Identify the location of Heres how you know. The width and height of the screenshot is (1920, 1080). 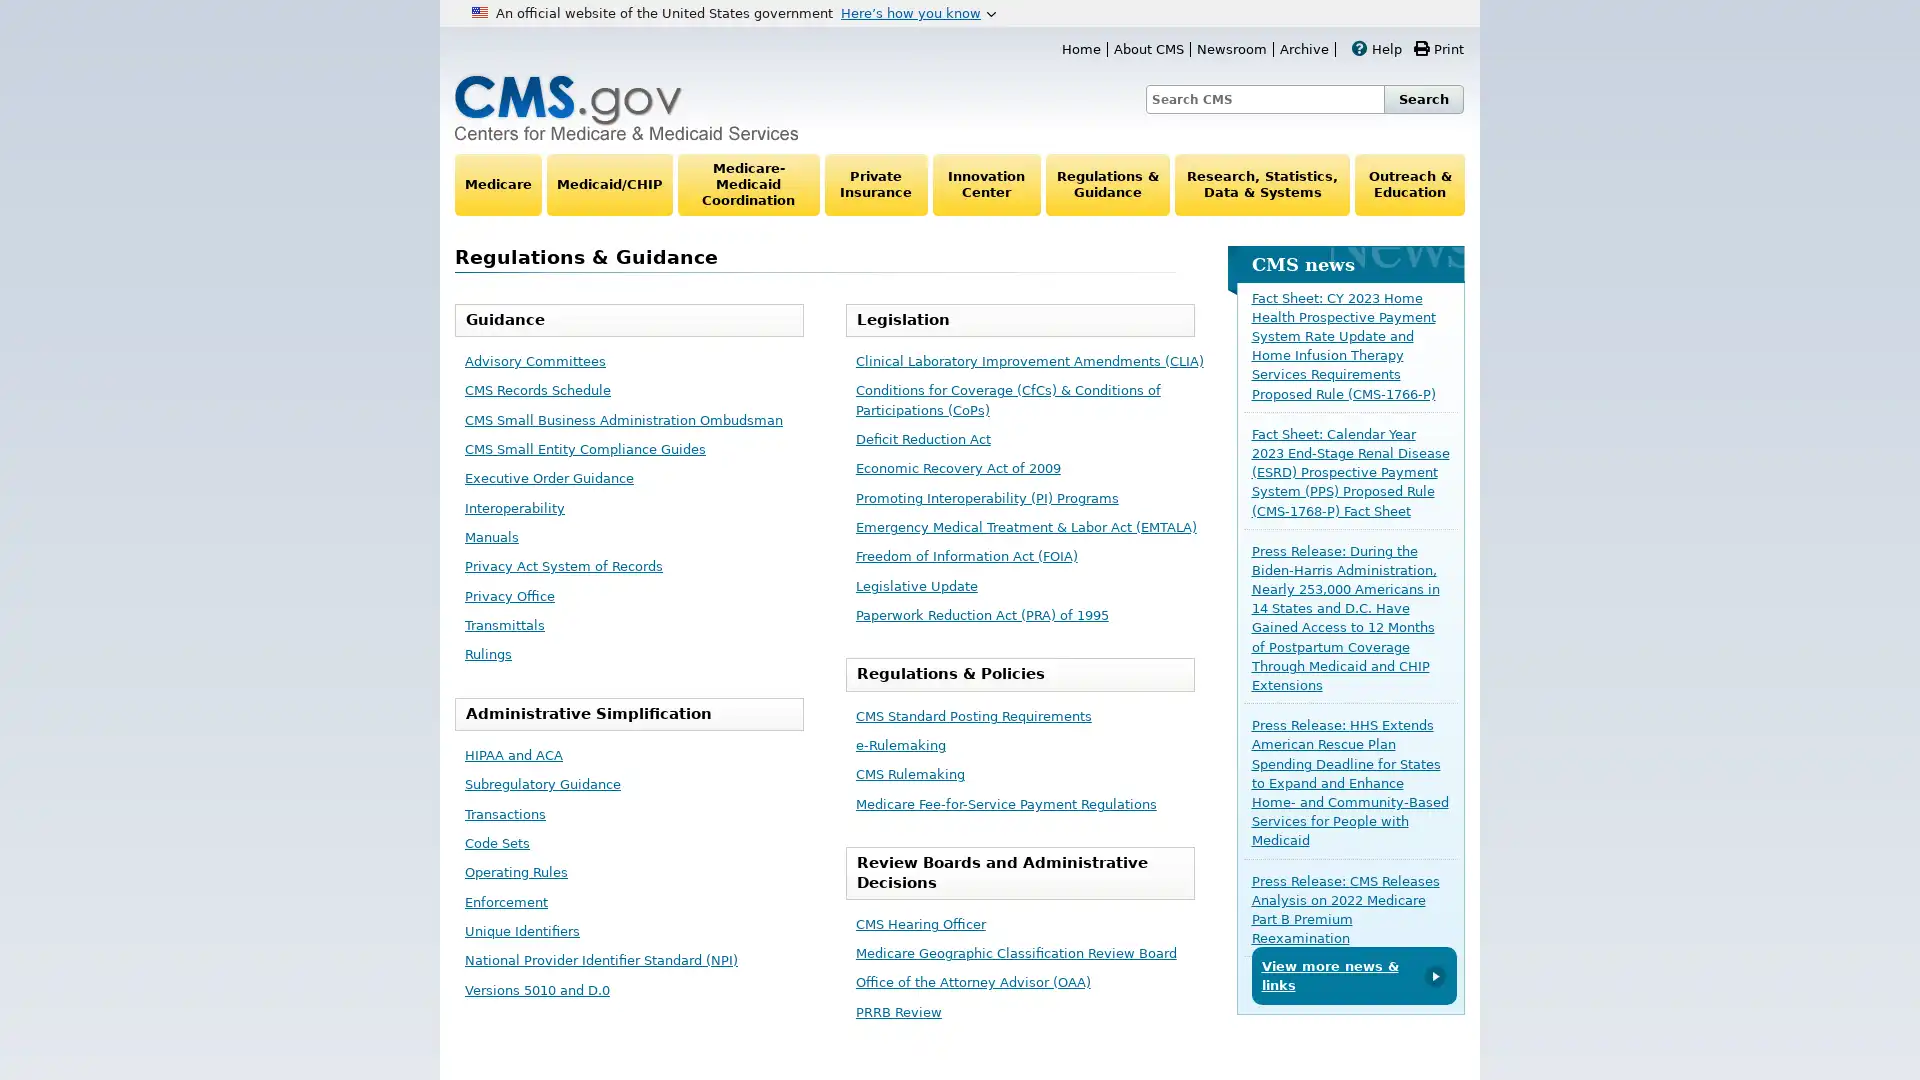
(917, 12).